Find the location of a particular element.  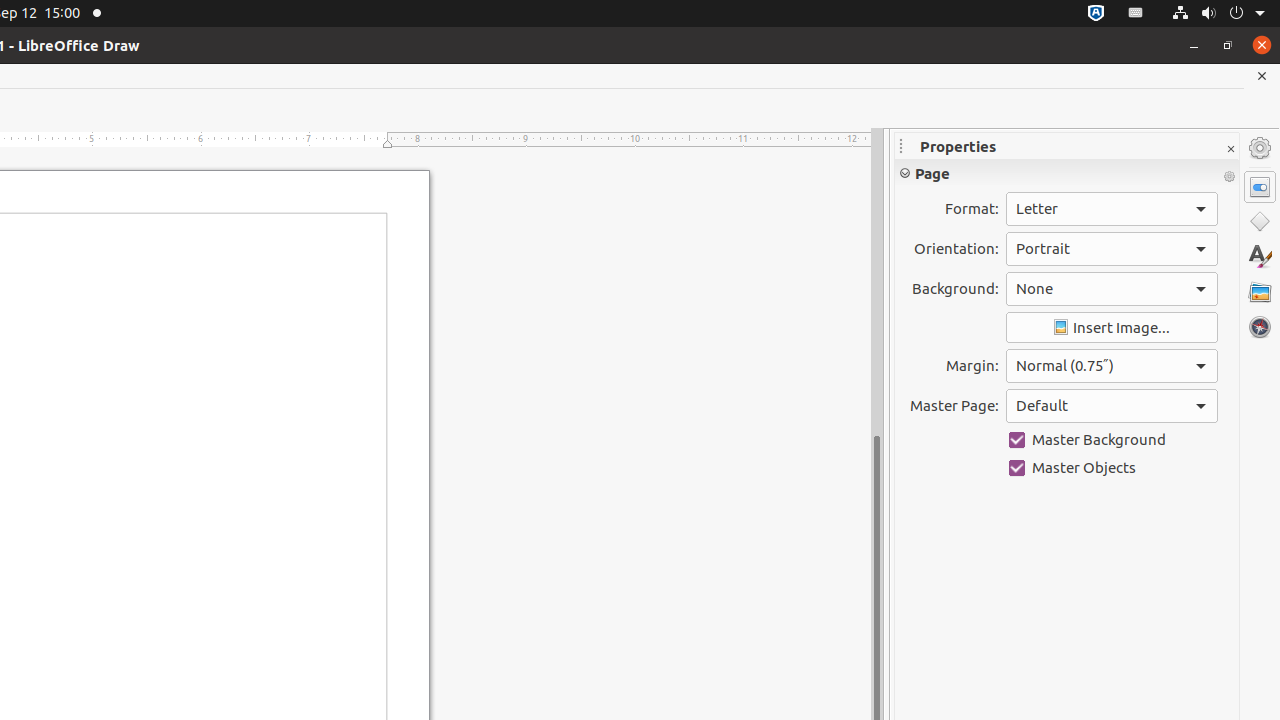

'Shapes' is located at coordinates (1259, 221).